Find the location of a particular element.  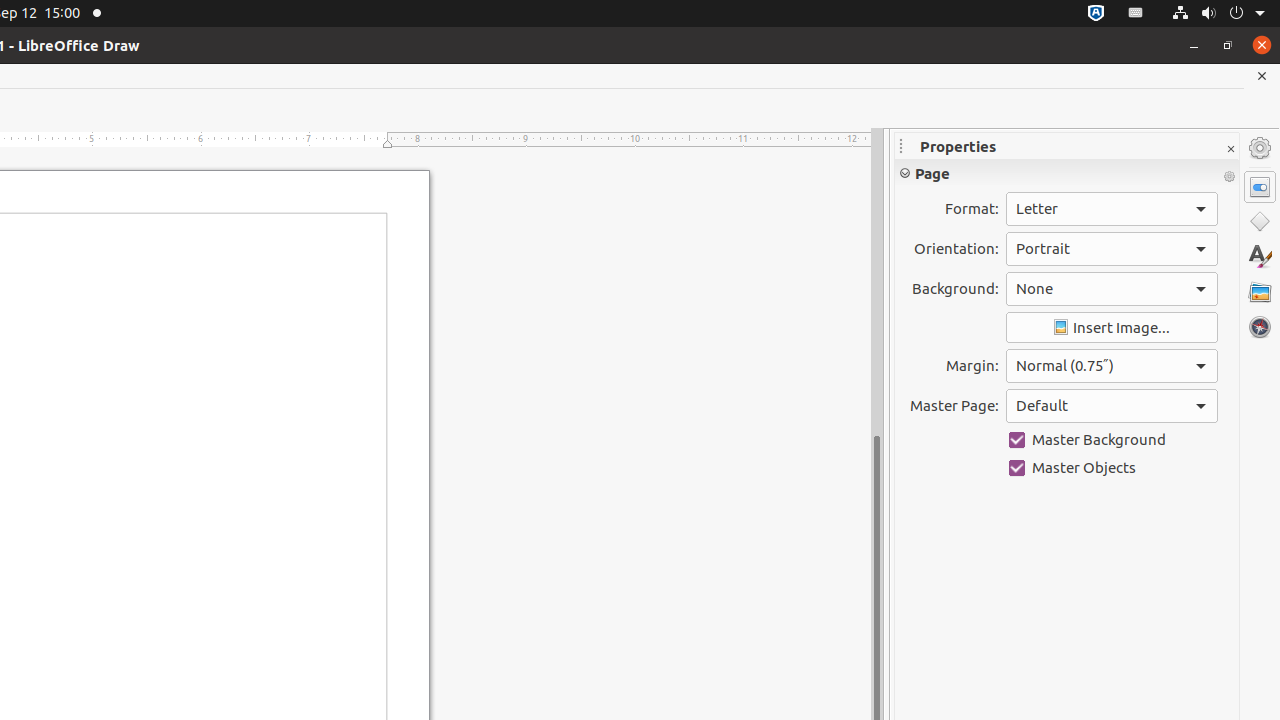

'Shapes' is located at coordinates (1259, 221).